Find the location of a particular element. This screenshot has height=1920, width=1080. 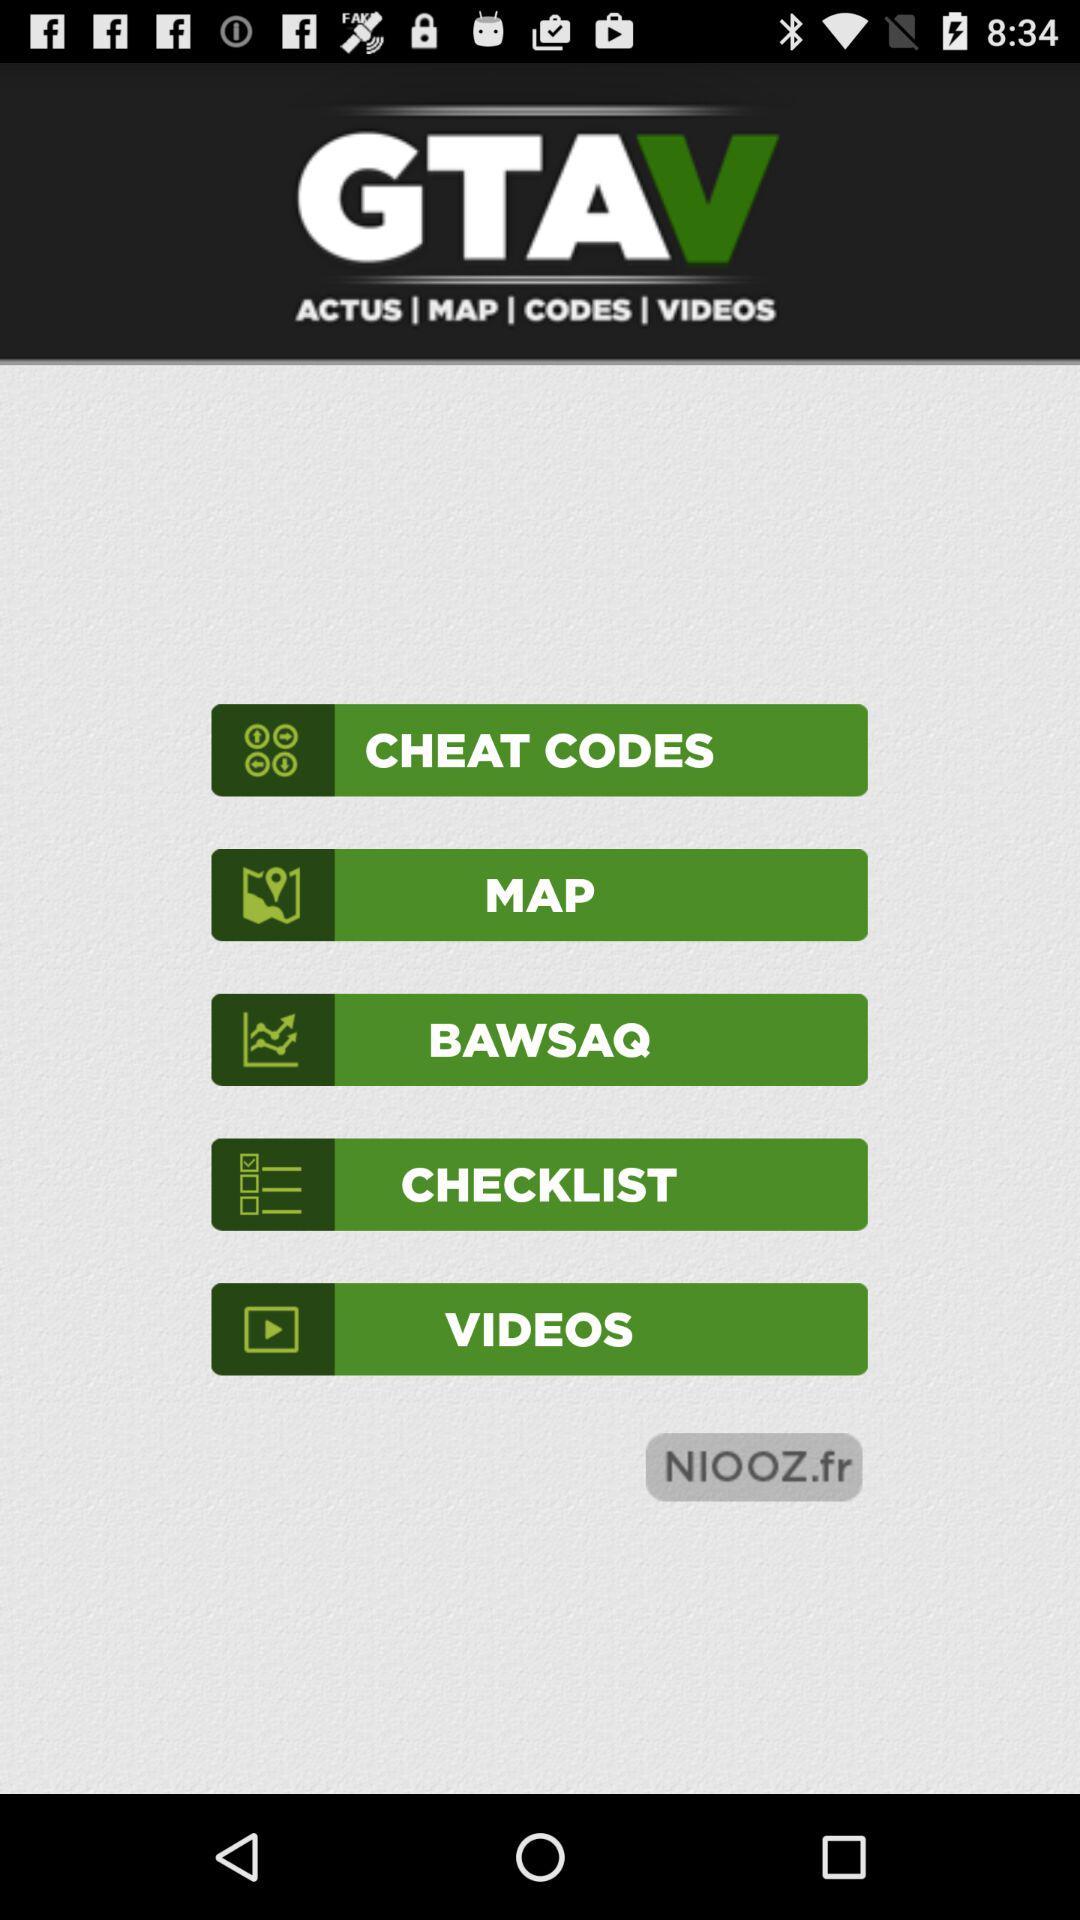

the checklist is located at coordinates (538, 1184).